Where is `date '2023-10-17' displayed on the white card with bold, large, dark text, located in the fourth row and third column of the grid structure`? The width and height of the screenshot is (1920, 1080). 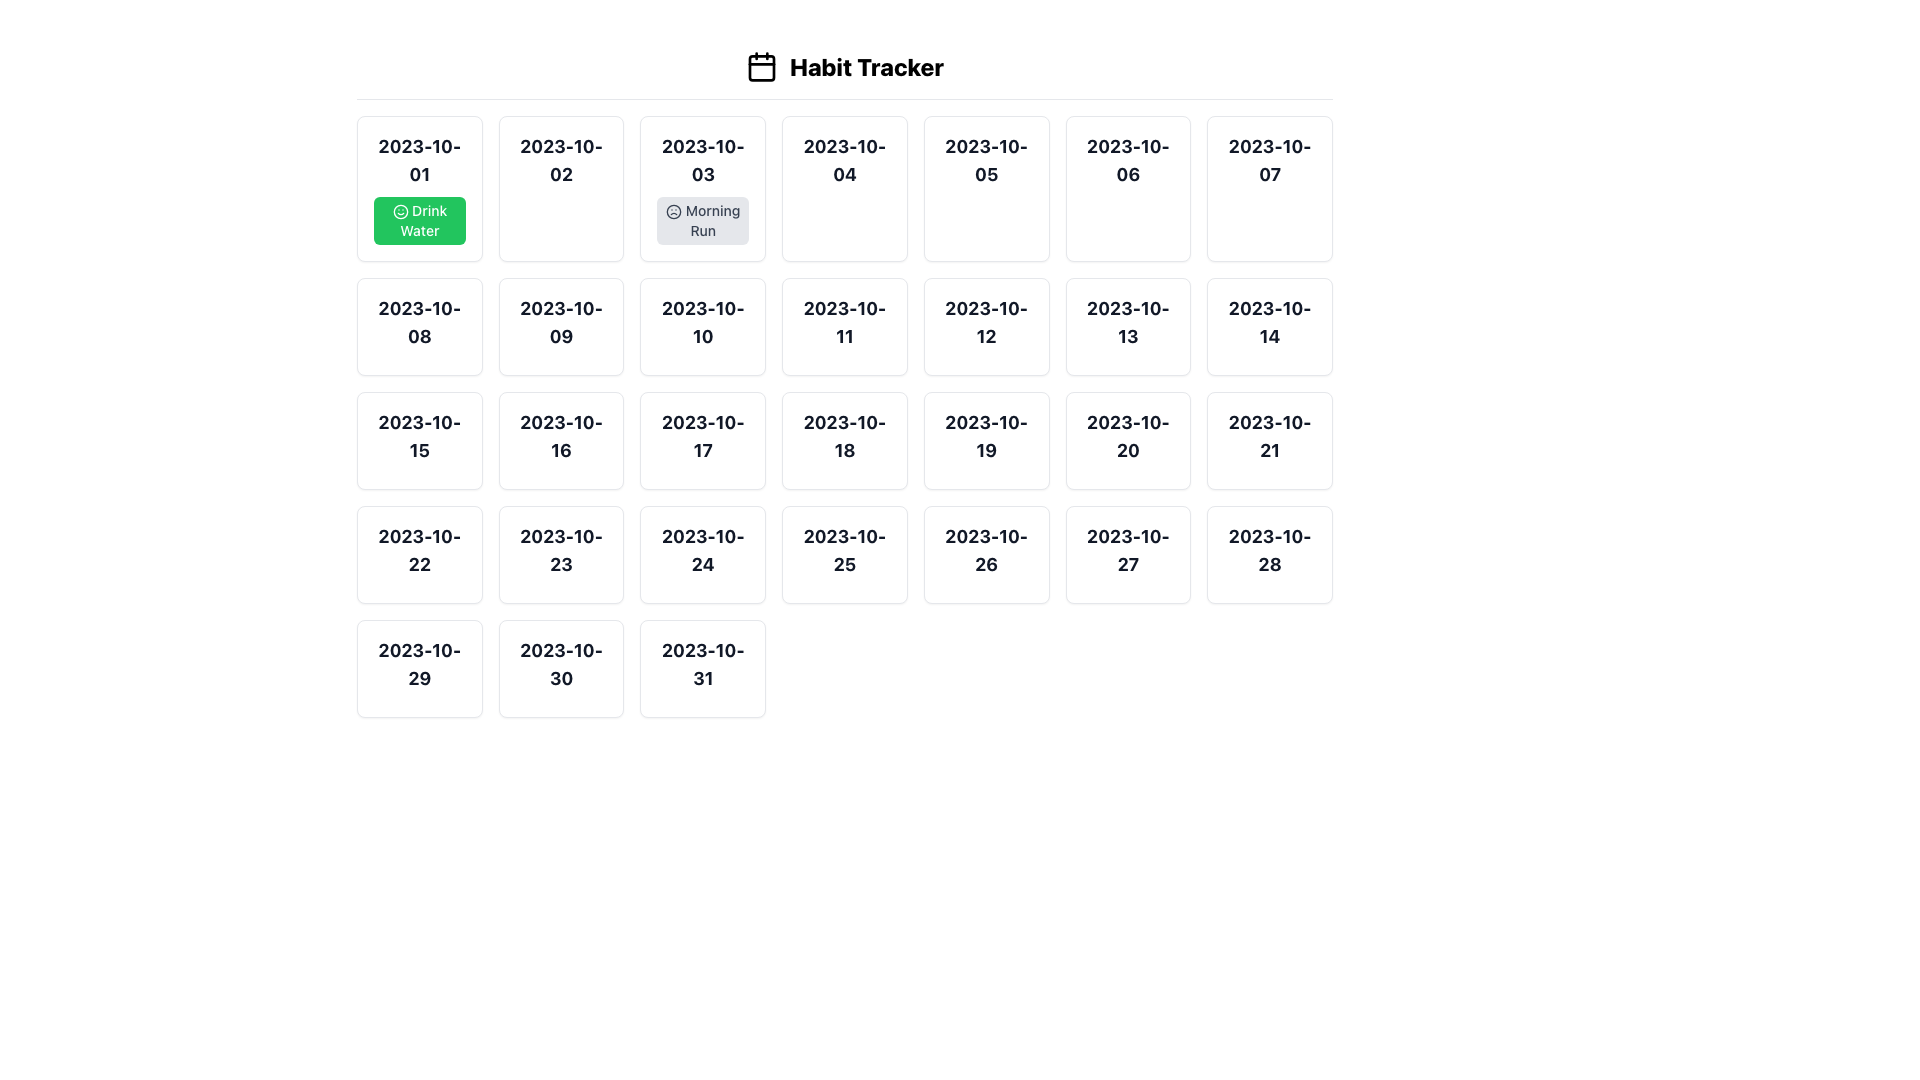 date '2023-10-17' displayed on the white card with bold, large, dark text, located in the fourth row and third column of the grid structure is located at coordinates (703, 439).